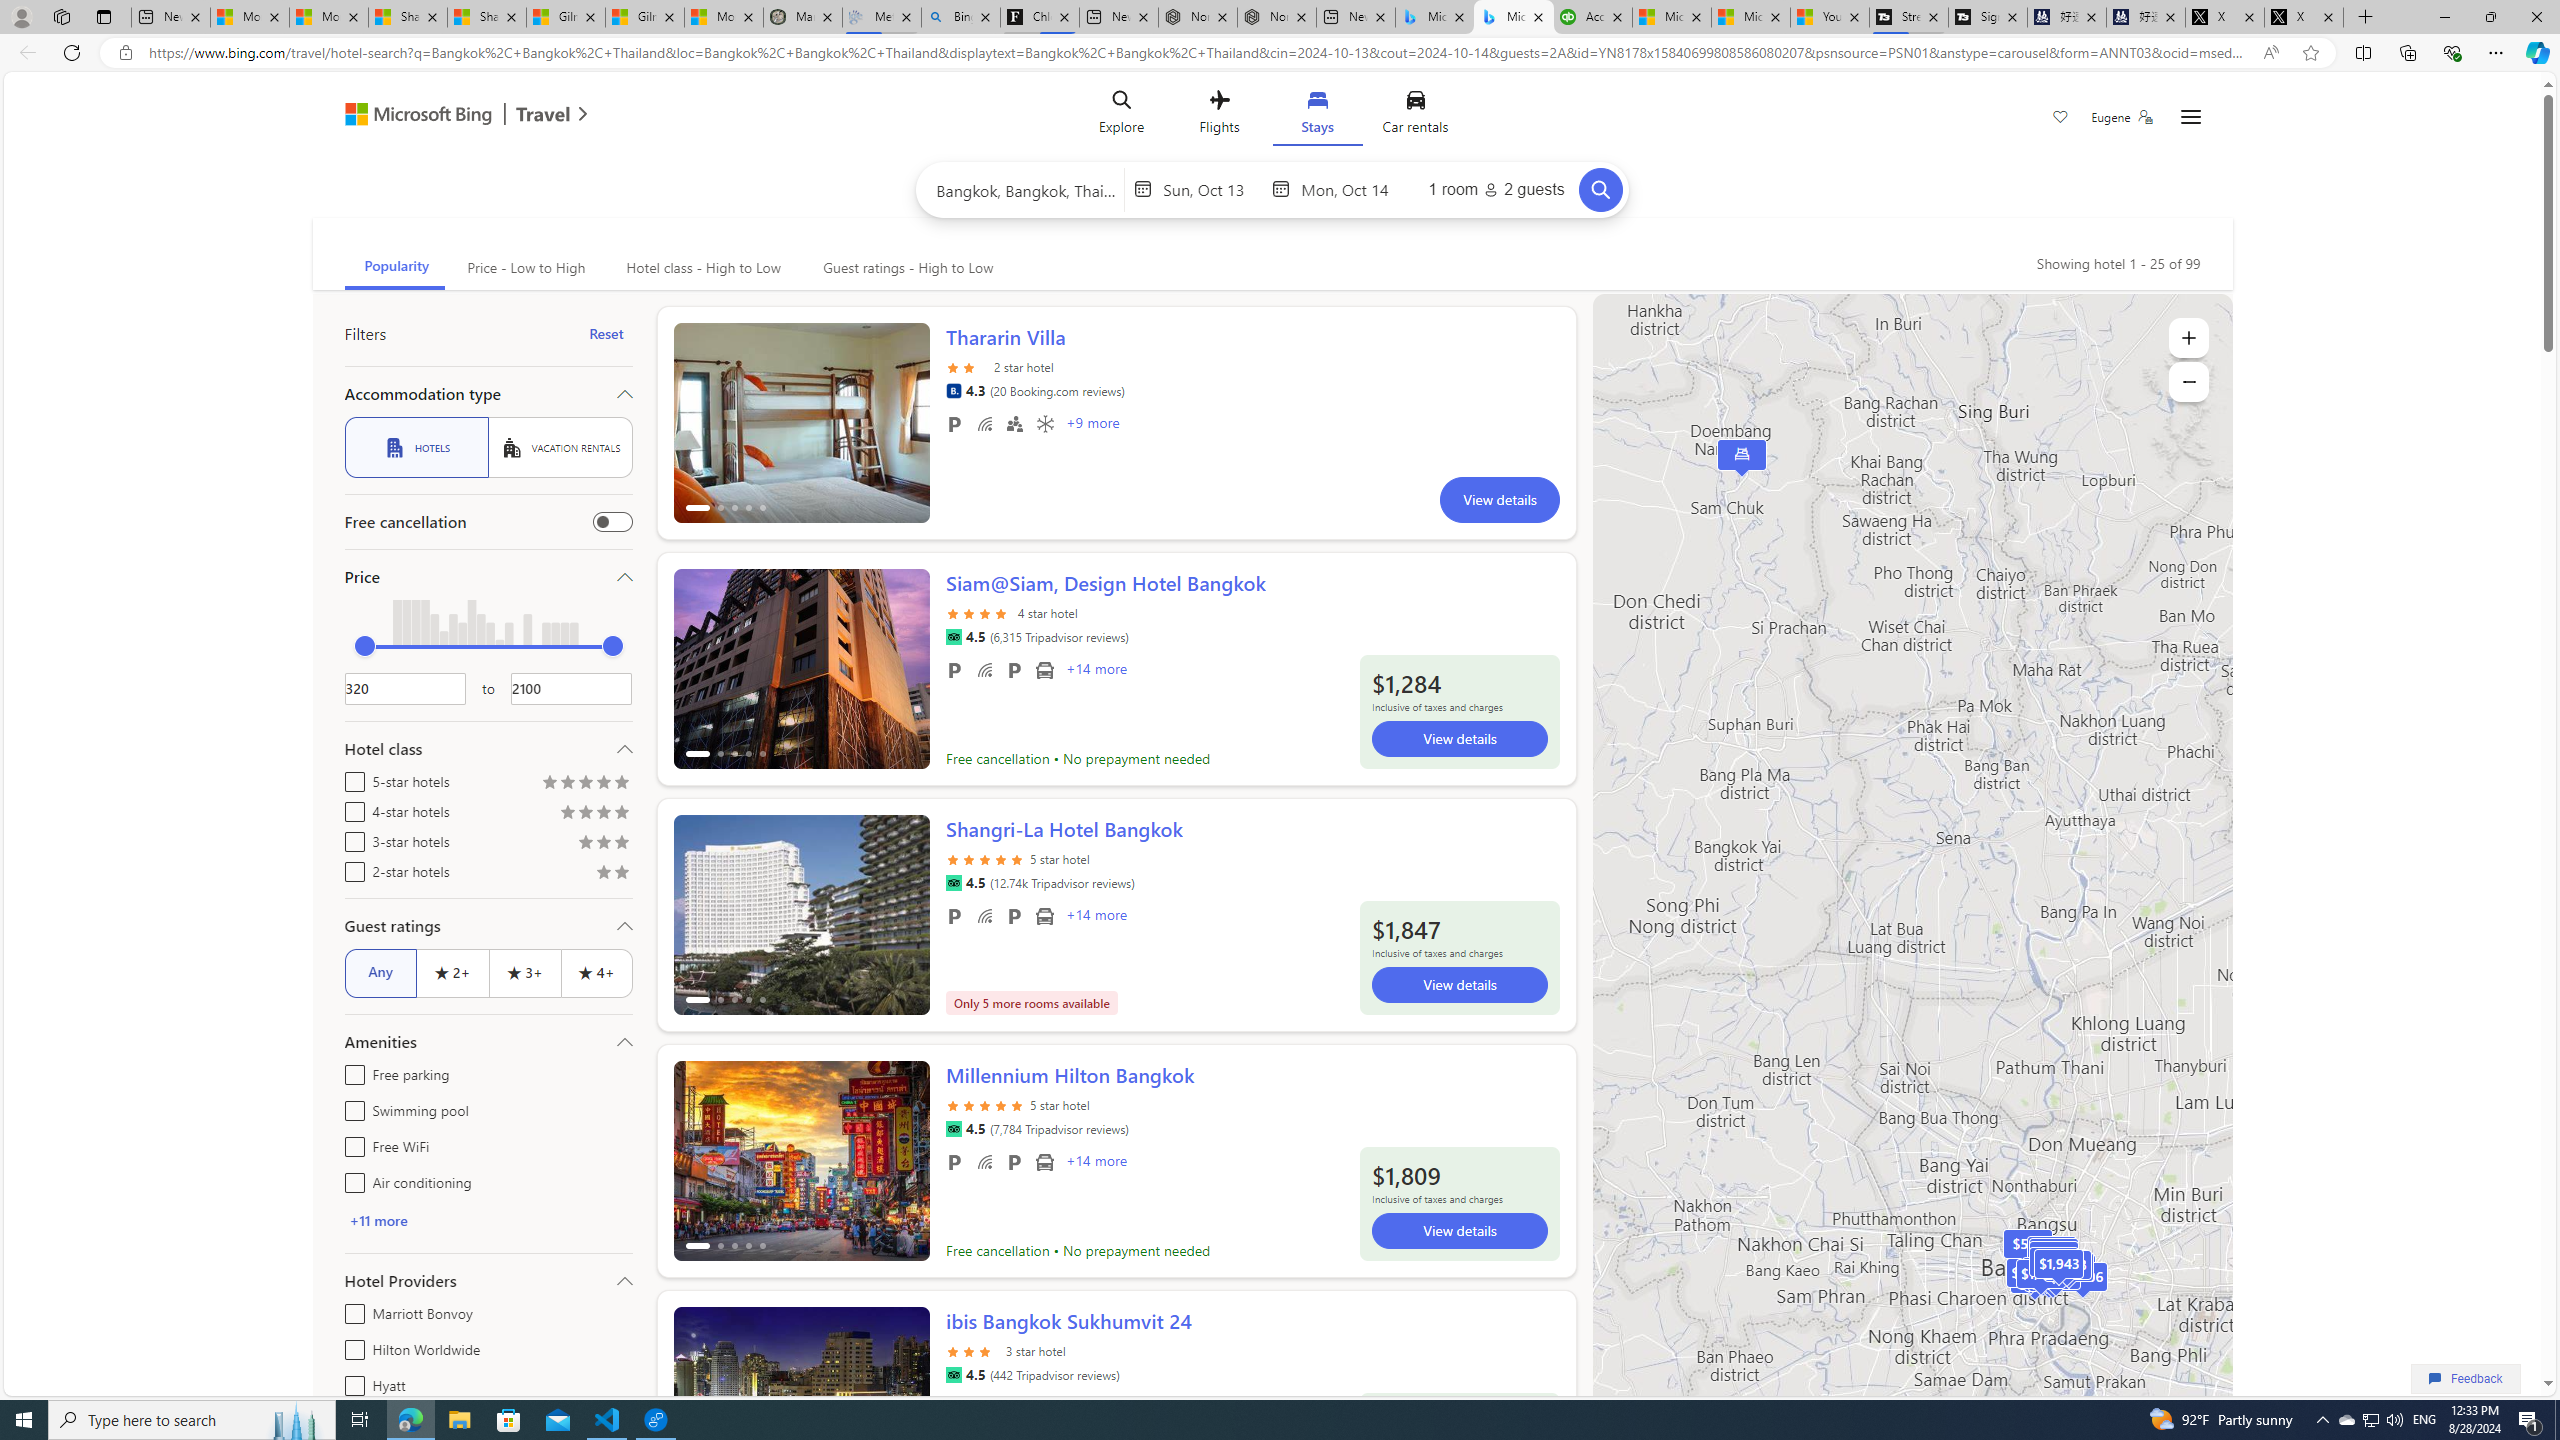  Describe the element at coordinates (2451, 51) in the screenshot. I see `'Browser essentials'` at that location.